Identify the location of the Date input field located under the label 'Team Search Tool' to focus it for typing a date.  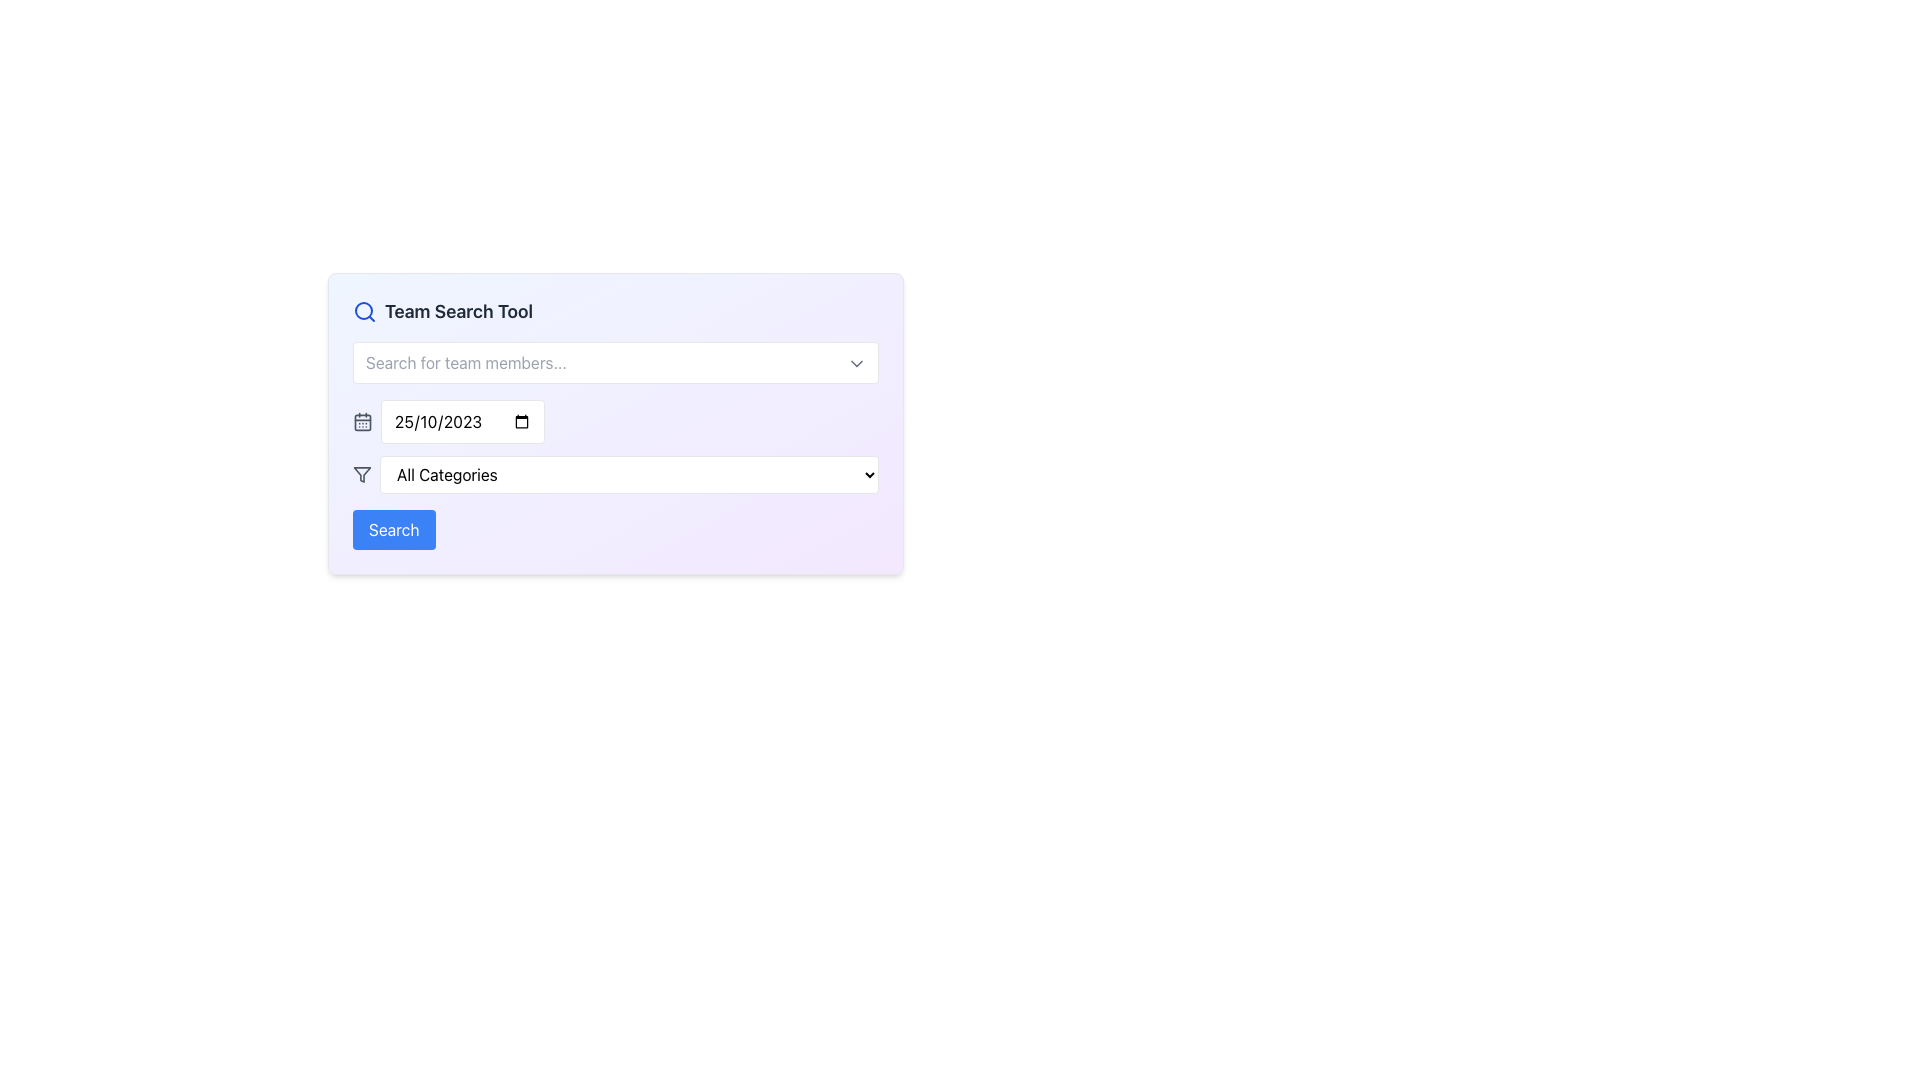
(461, 420).